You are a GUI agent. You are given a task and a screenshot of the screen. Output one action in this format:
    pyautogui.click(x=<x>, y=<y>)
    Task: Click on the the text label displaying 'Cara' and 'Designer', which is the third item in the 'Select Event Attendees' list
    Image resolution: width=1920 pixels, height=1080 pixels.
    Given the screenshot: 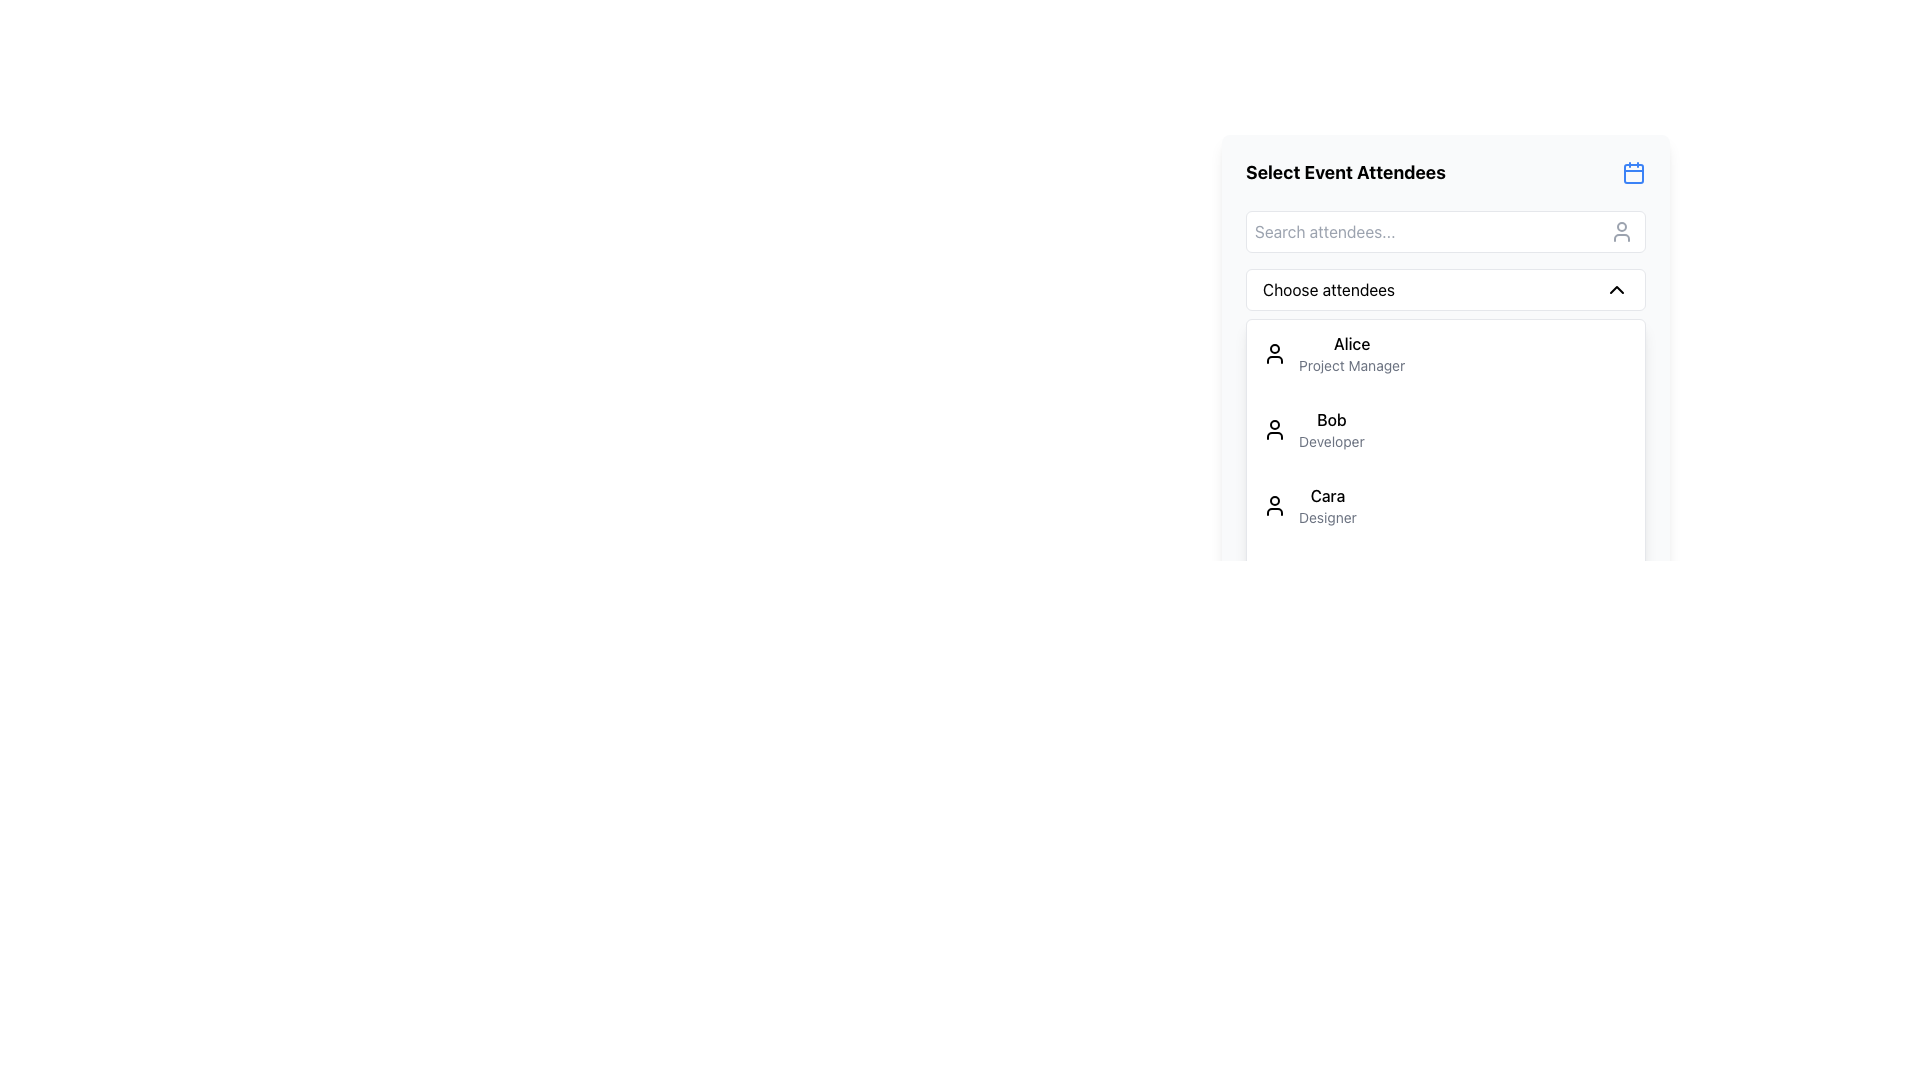 What is the action you would take?
    pyautogui.click(x=1327, y=504)
    